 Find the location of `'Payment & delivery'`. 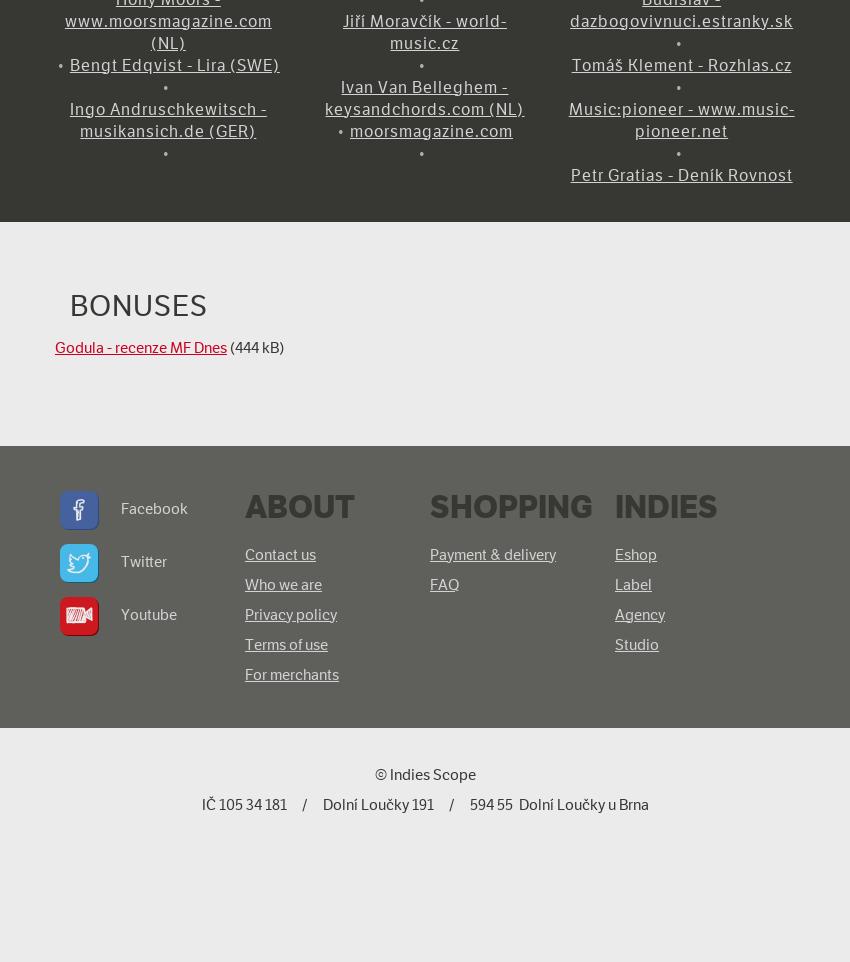

'Payment & delivery' is located at coordinates (492, 554).